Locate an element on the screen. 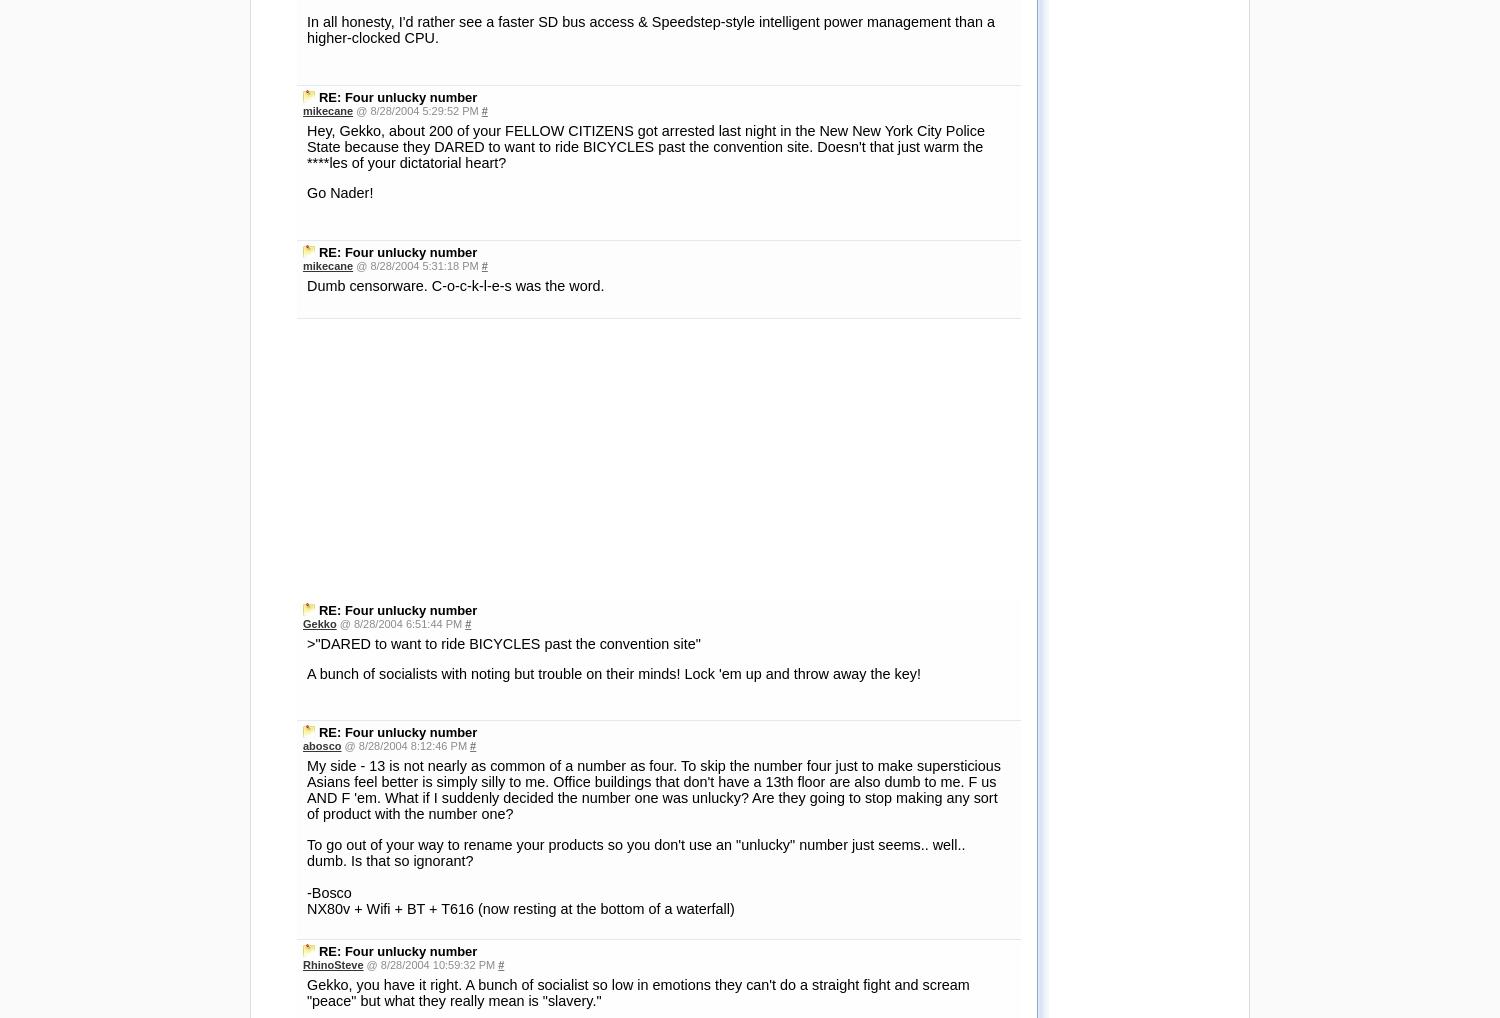  'I guess I don't see it as Palm going out of their way. It costs them nothing to call it the T5 instead of the T4, other than the wrath of pundits like us. It may not bring them the riches of Everest, but it surely doesn't hurt, so why not?' is located at coordinates (647, 829).